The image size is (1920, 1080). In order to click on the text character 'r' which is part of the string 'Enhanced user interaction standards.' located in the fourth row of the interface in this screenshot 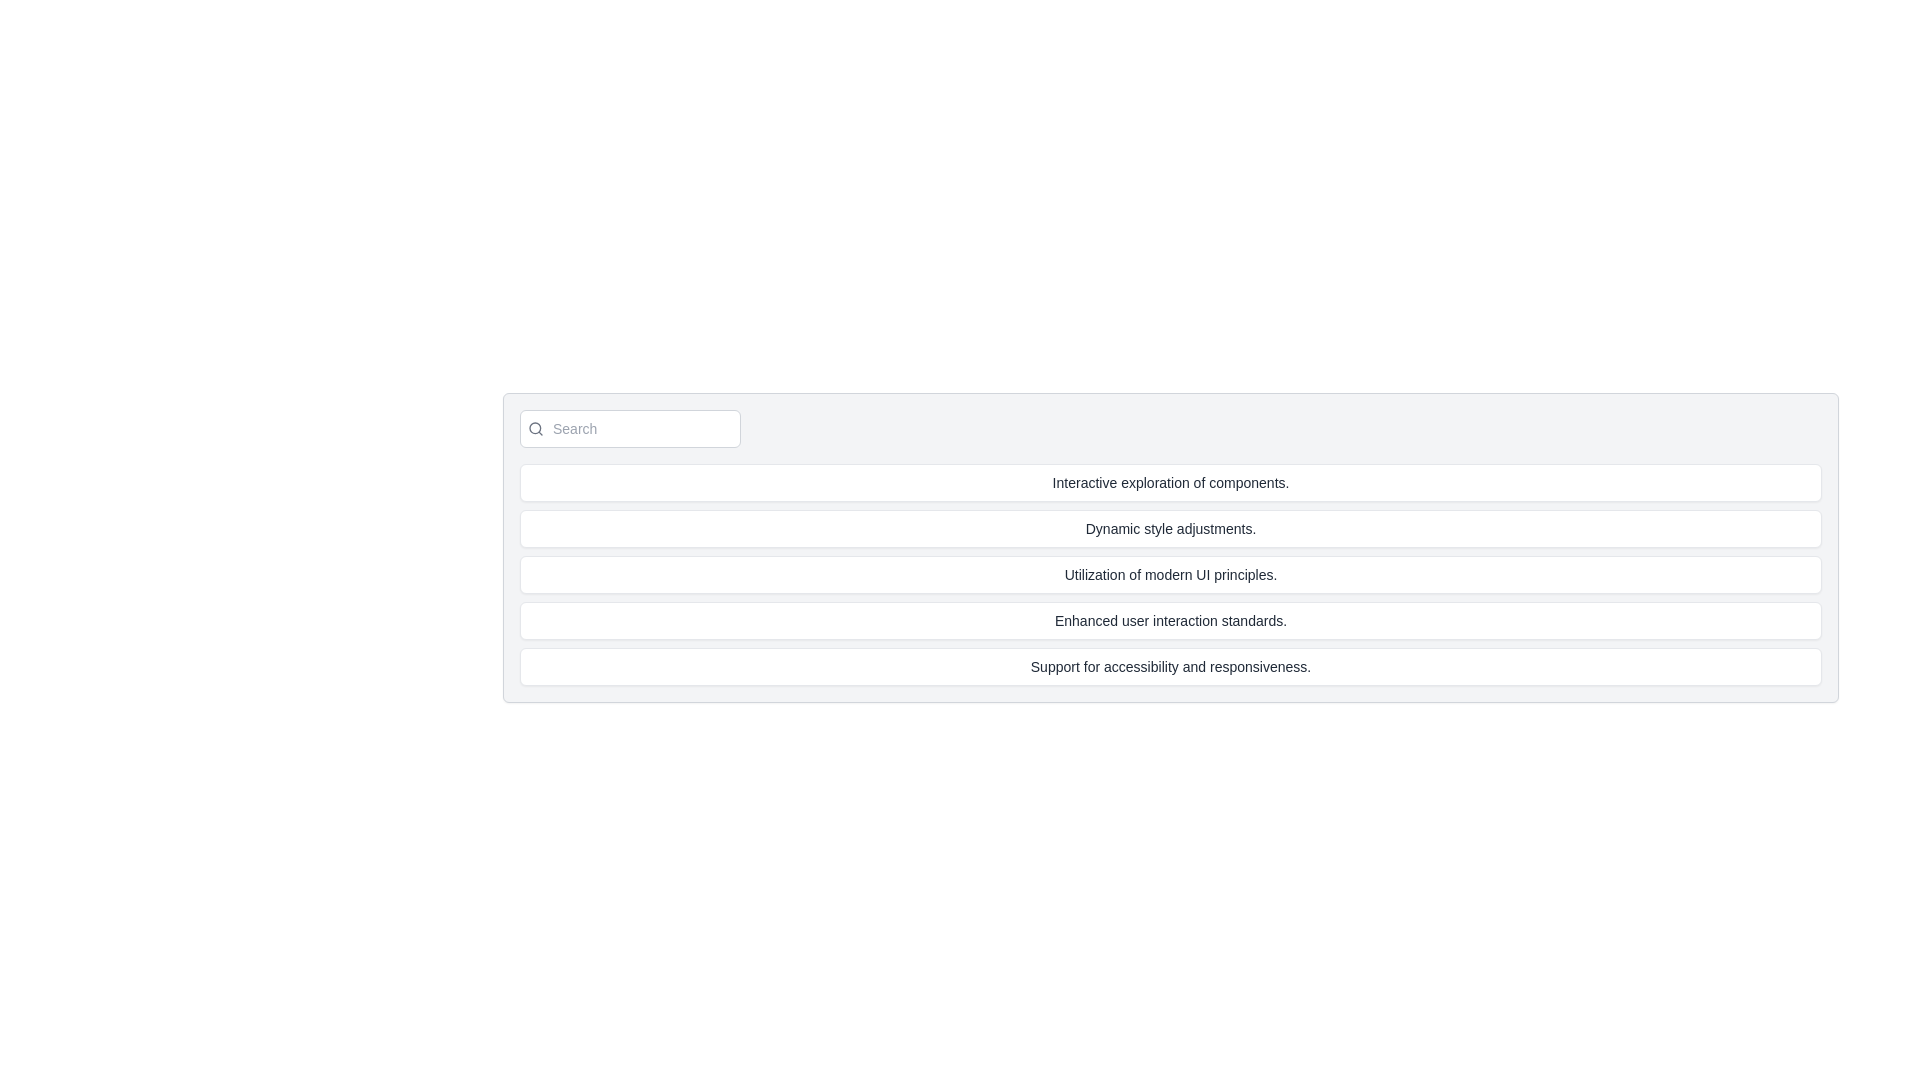, I will do `click(1265, 620)`.